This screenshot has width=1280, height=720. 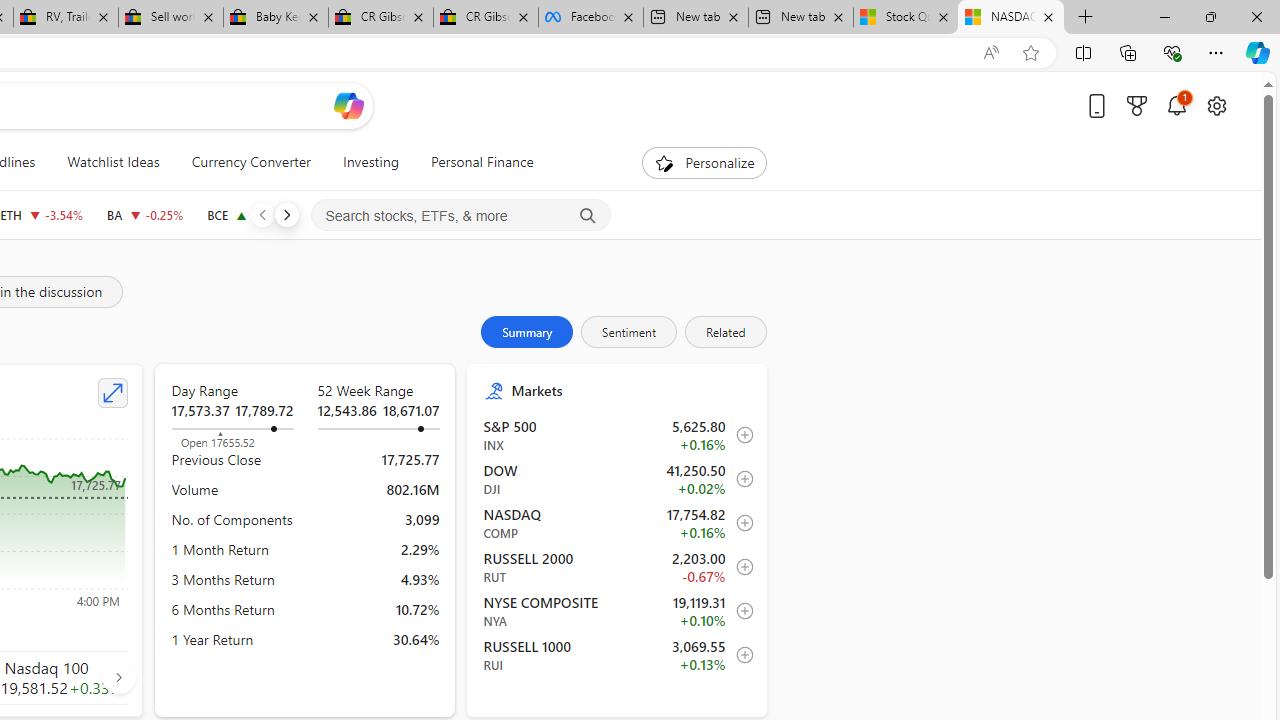 I want to click on 'Microsoft rewards', so click(x=1137, y=105).